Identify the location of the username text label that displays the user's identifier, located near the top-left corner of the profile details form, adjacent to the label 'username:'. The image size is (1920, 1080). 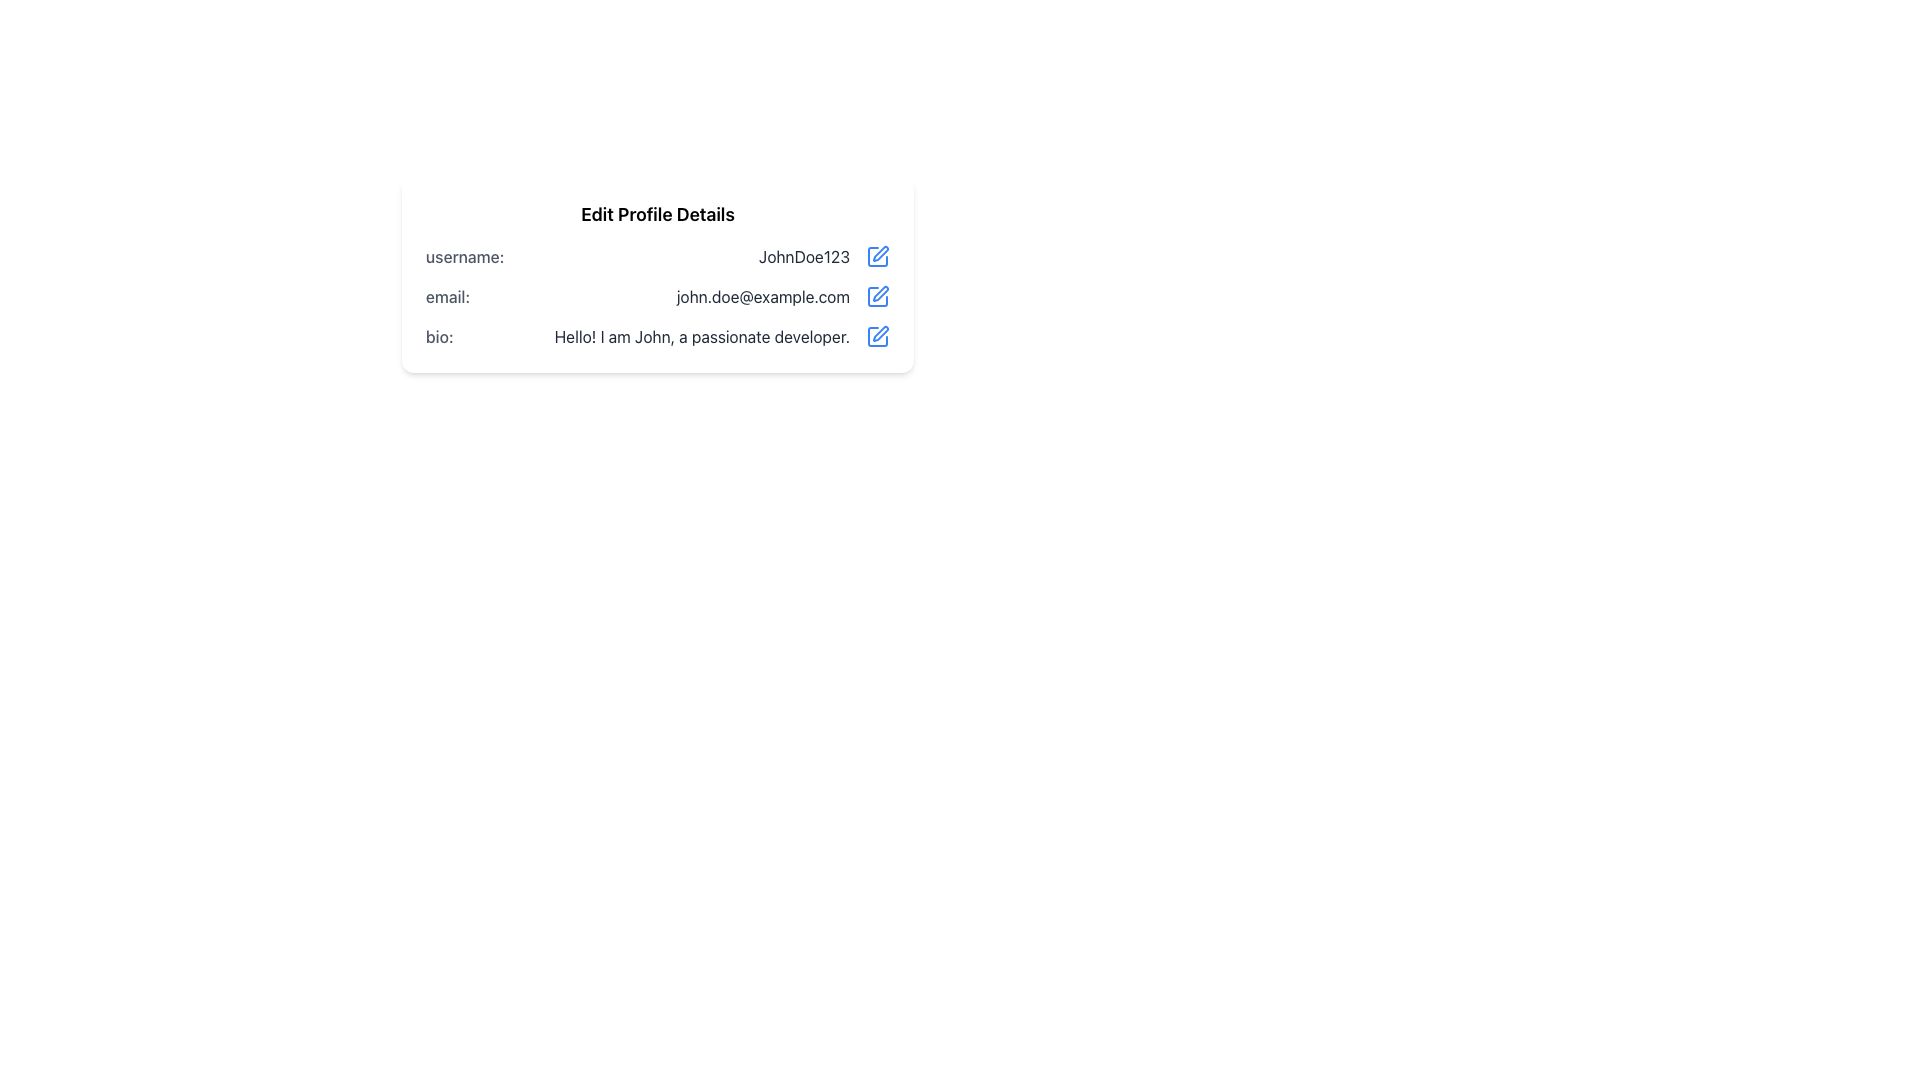
(804, 256).